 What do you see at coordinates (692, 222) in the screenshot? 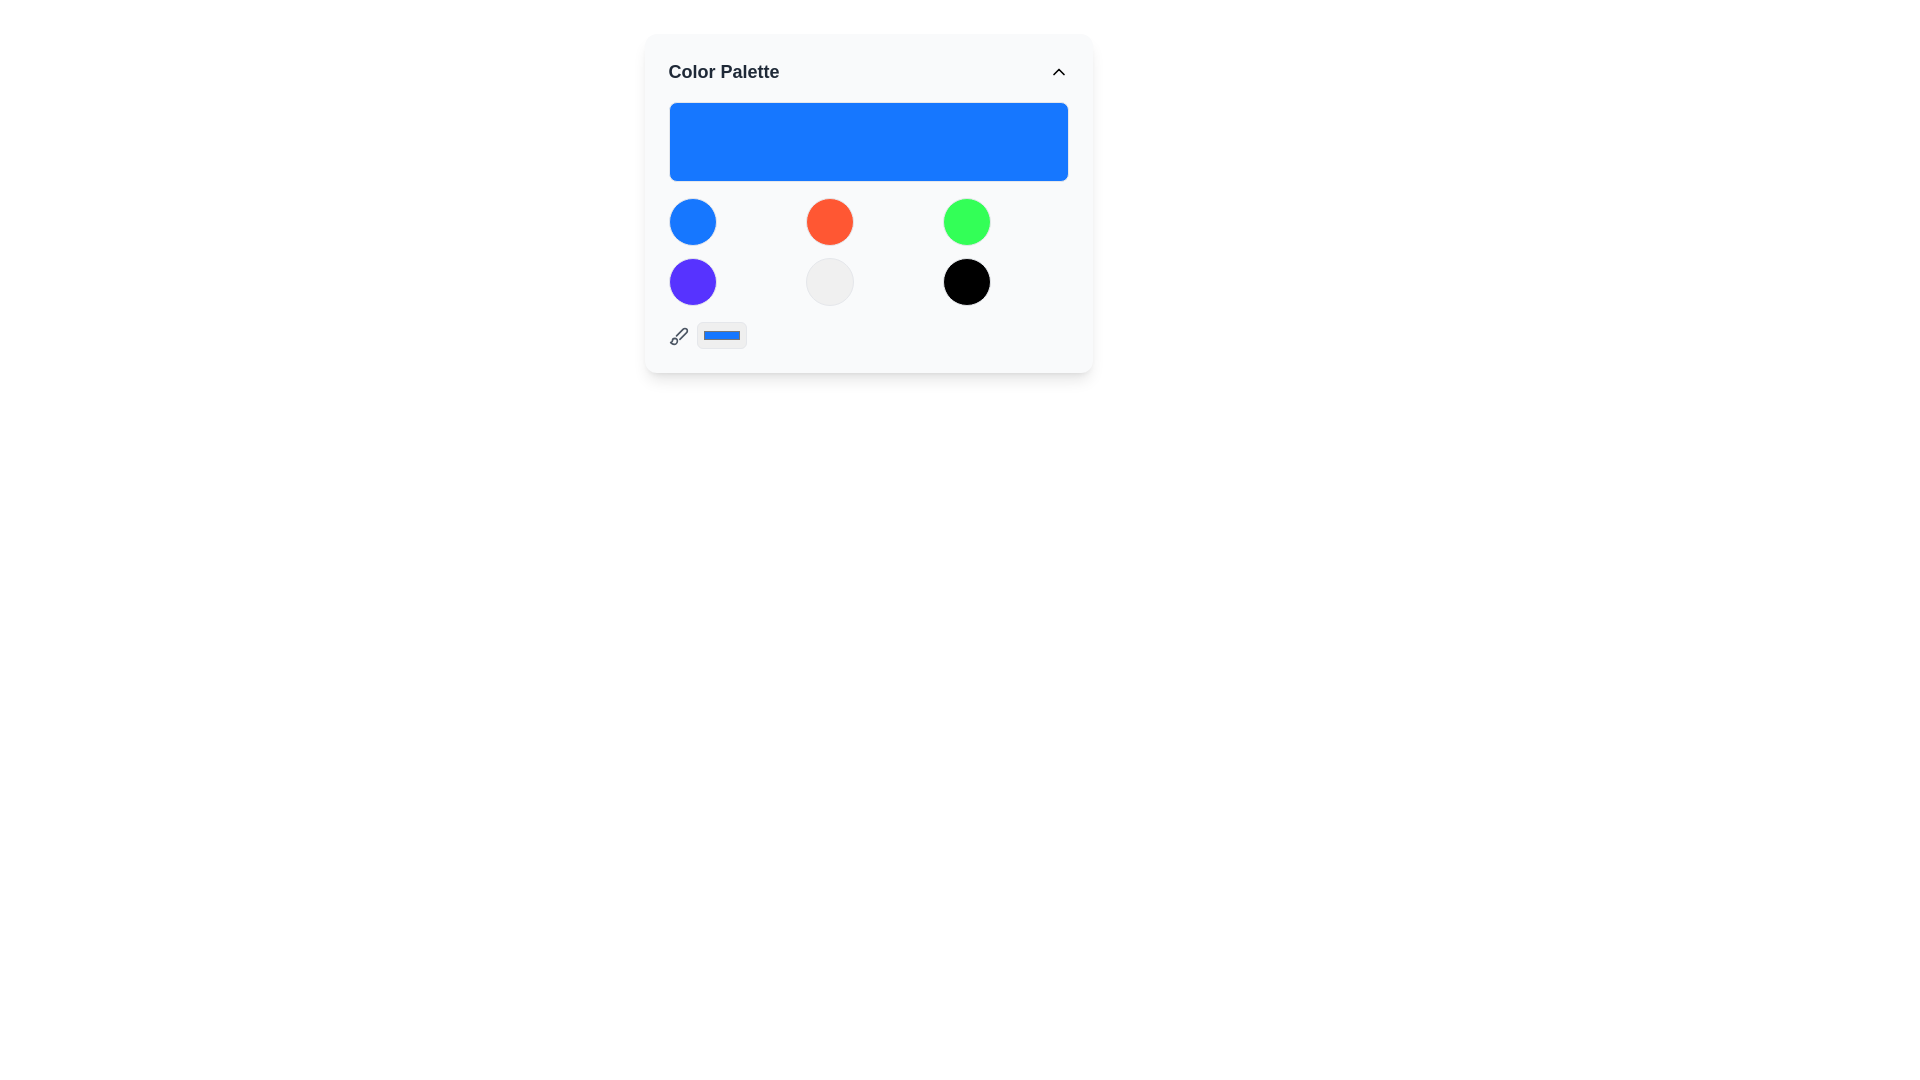
I see `the first blue circular button in the grid layout under the 'Color Palette' title` at bounding box center [692, 222].